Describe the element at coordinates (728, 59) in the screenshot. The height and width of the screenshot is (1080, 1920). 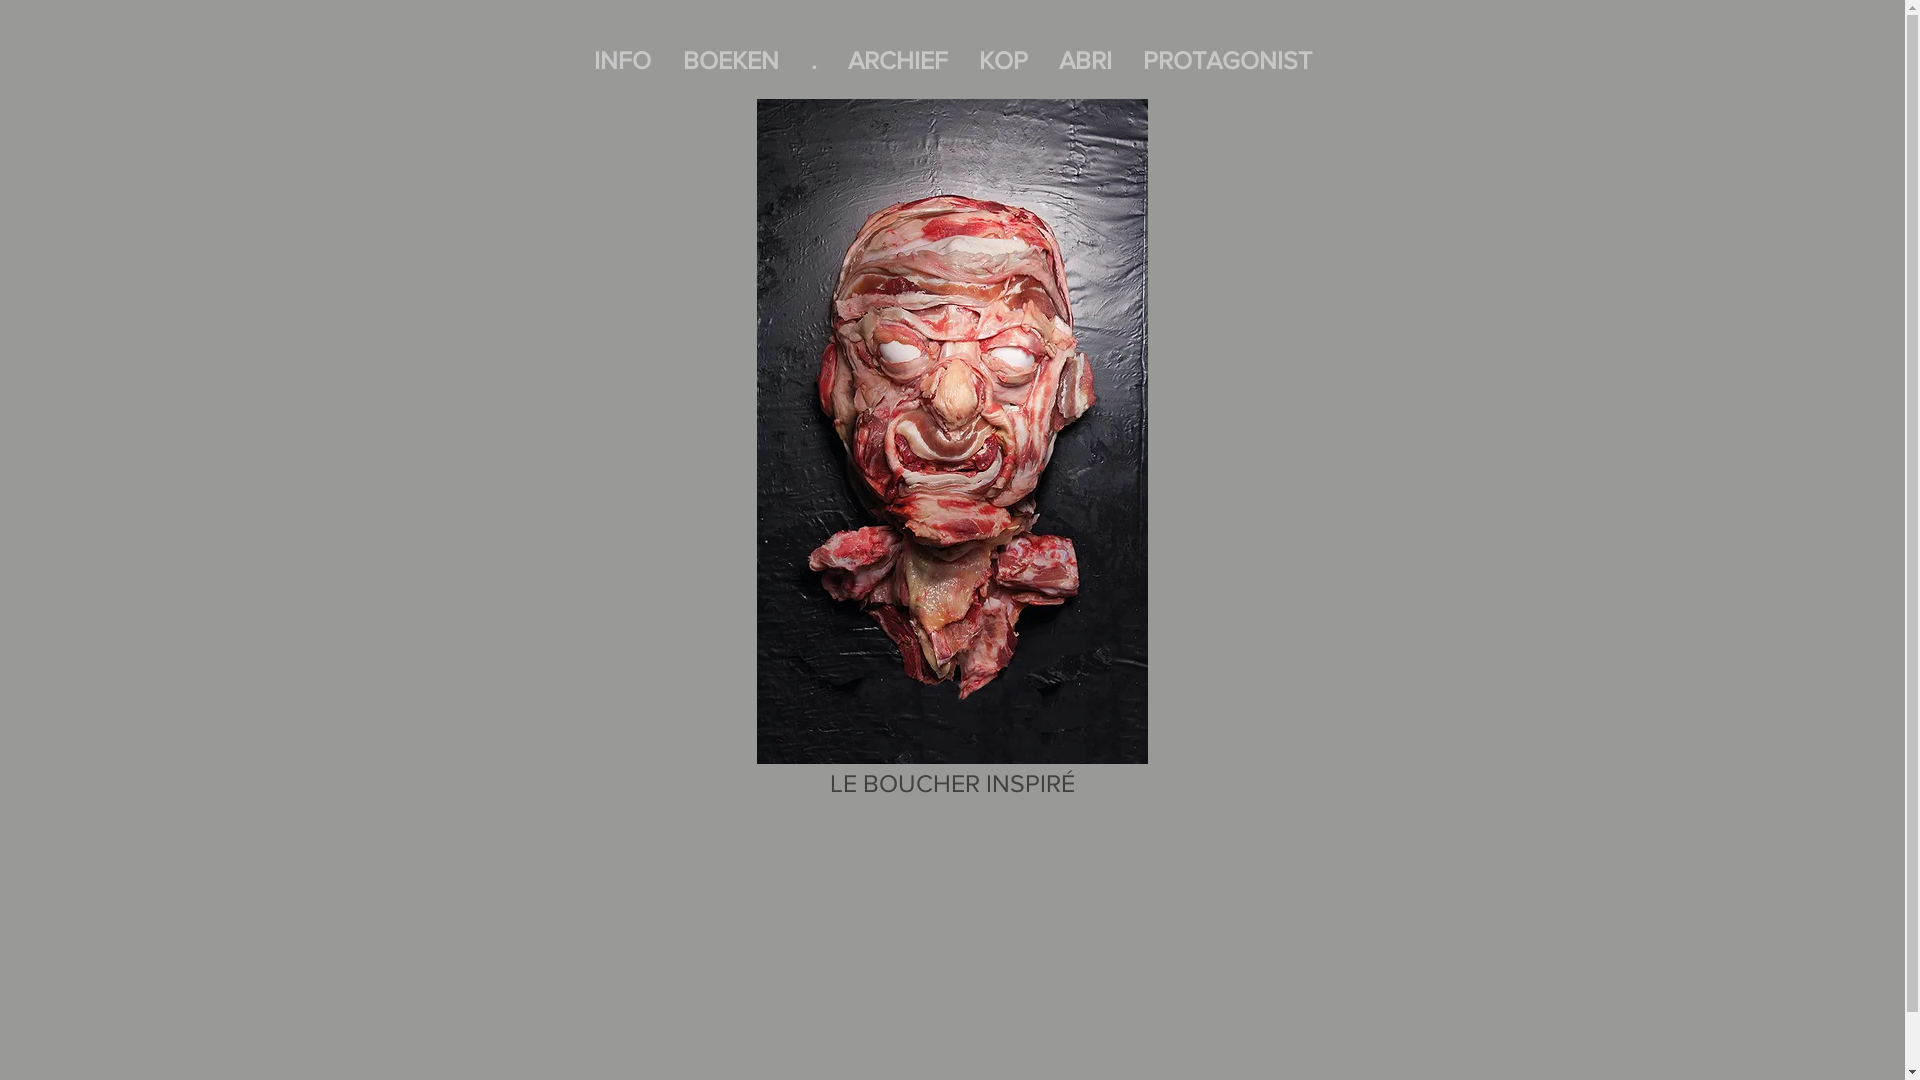
I see `'BOEKEN'` at that location.